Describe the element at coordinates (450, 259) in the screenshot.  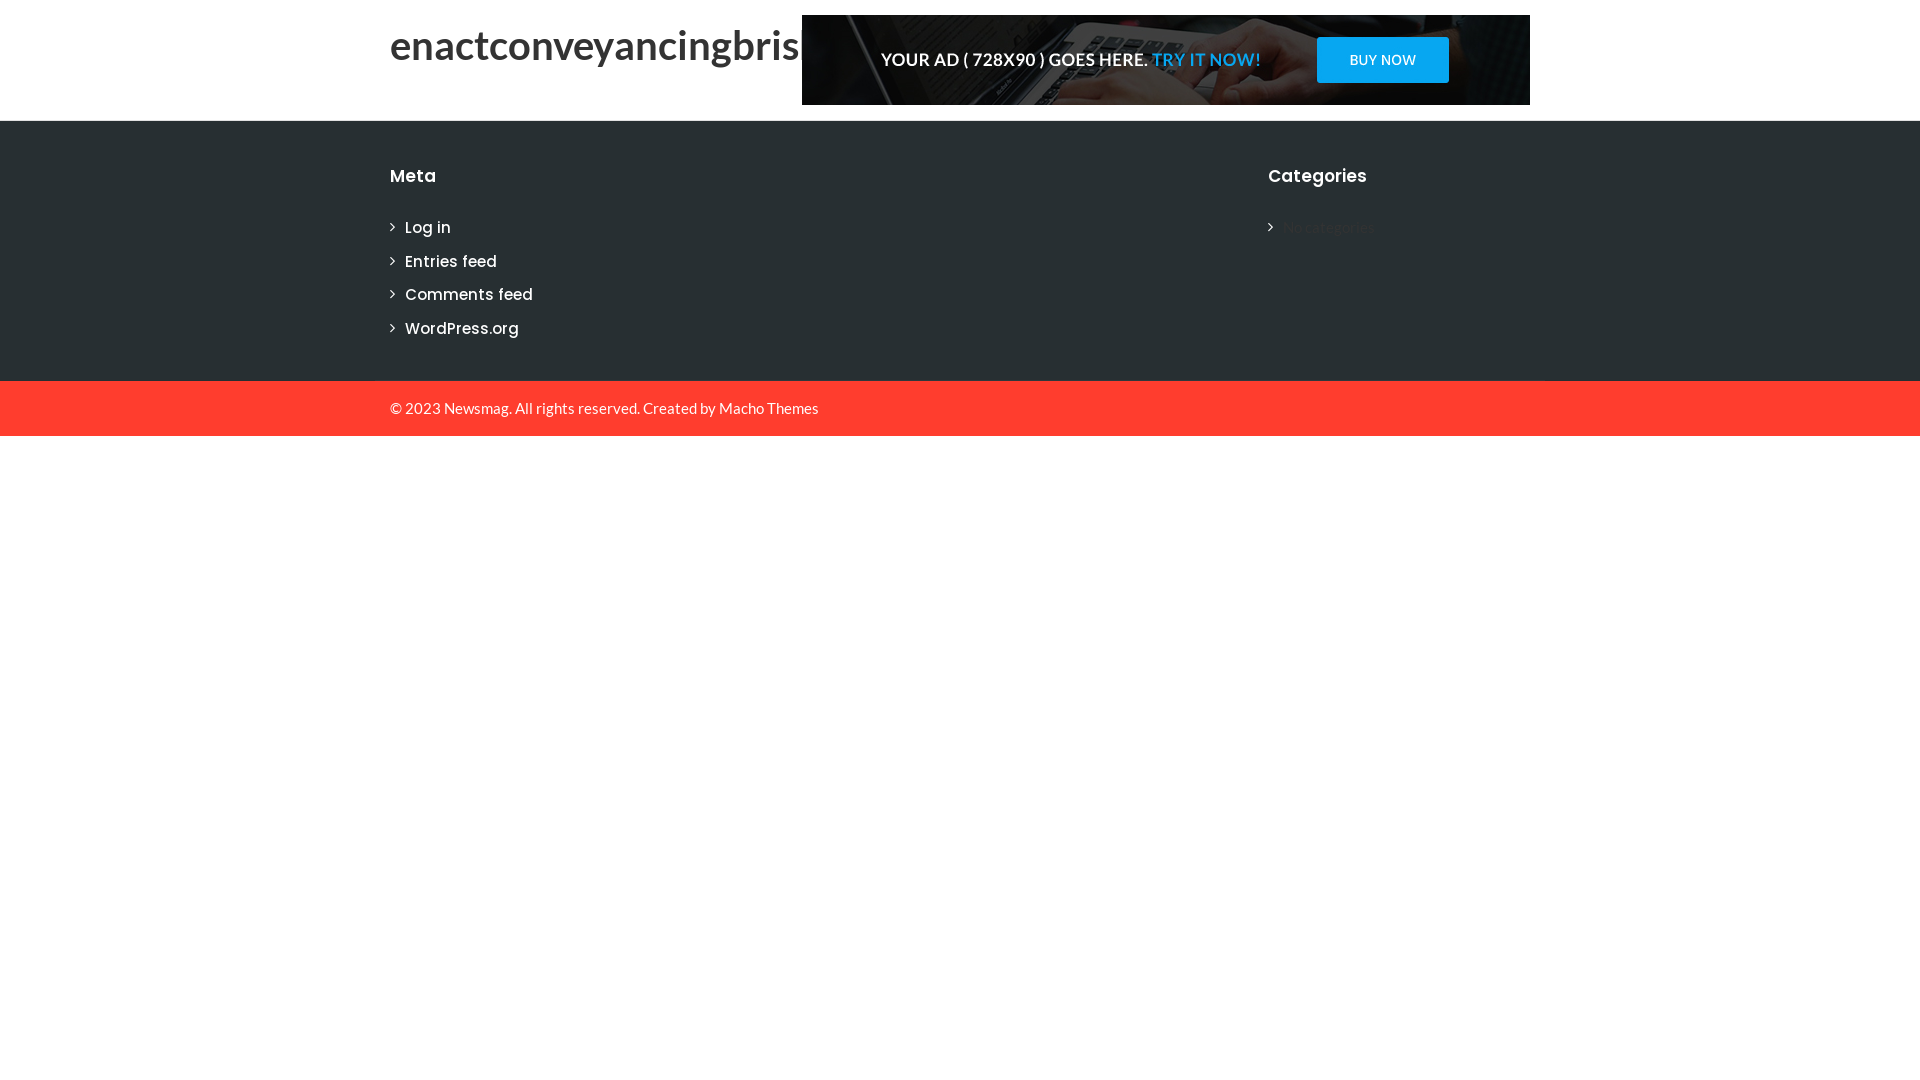
I see `'Entries feed'` at that location.